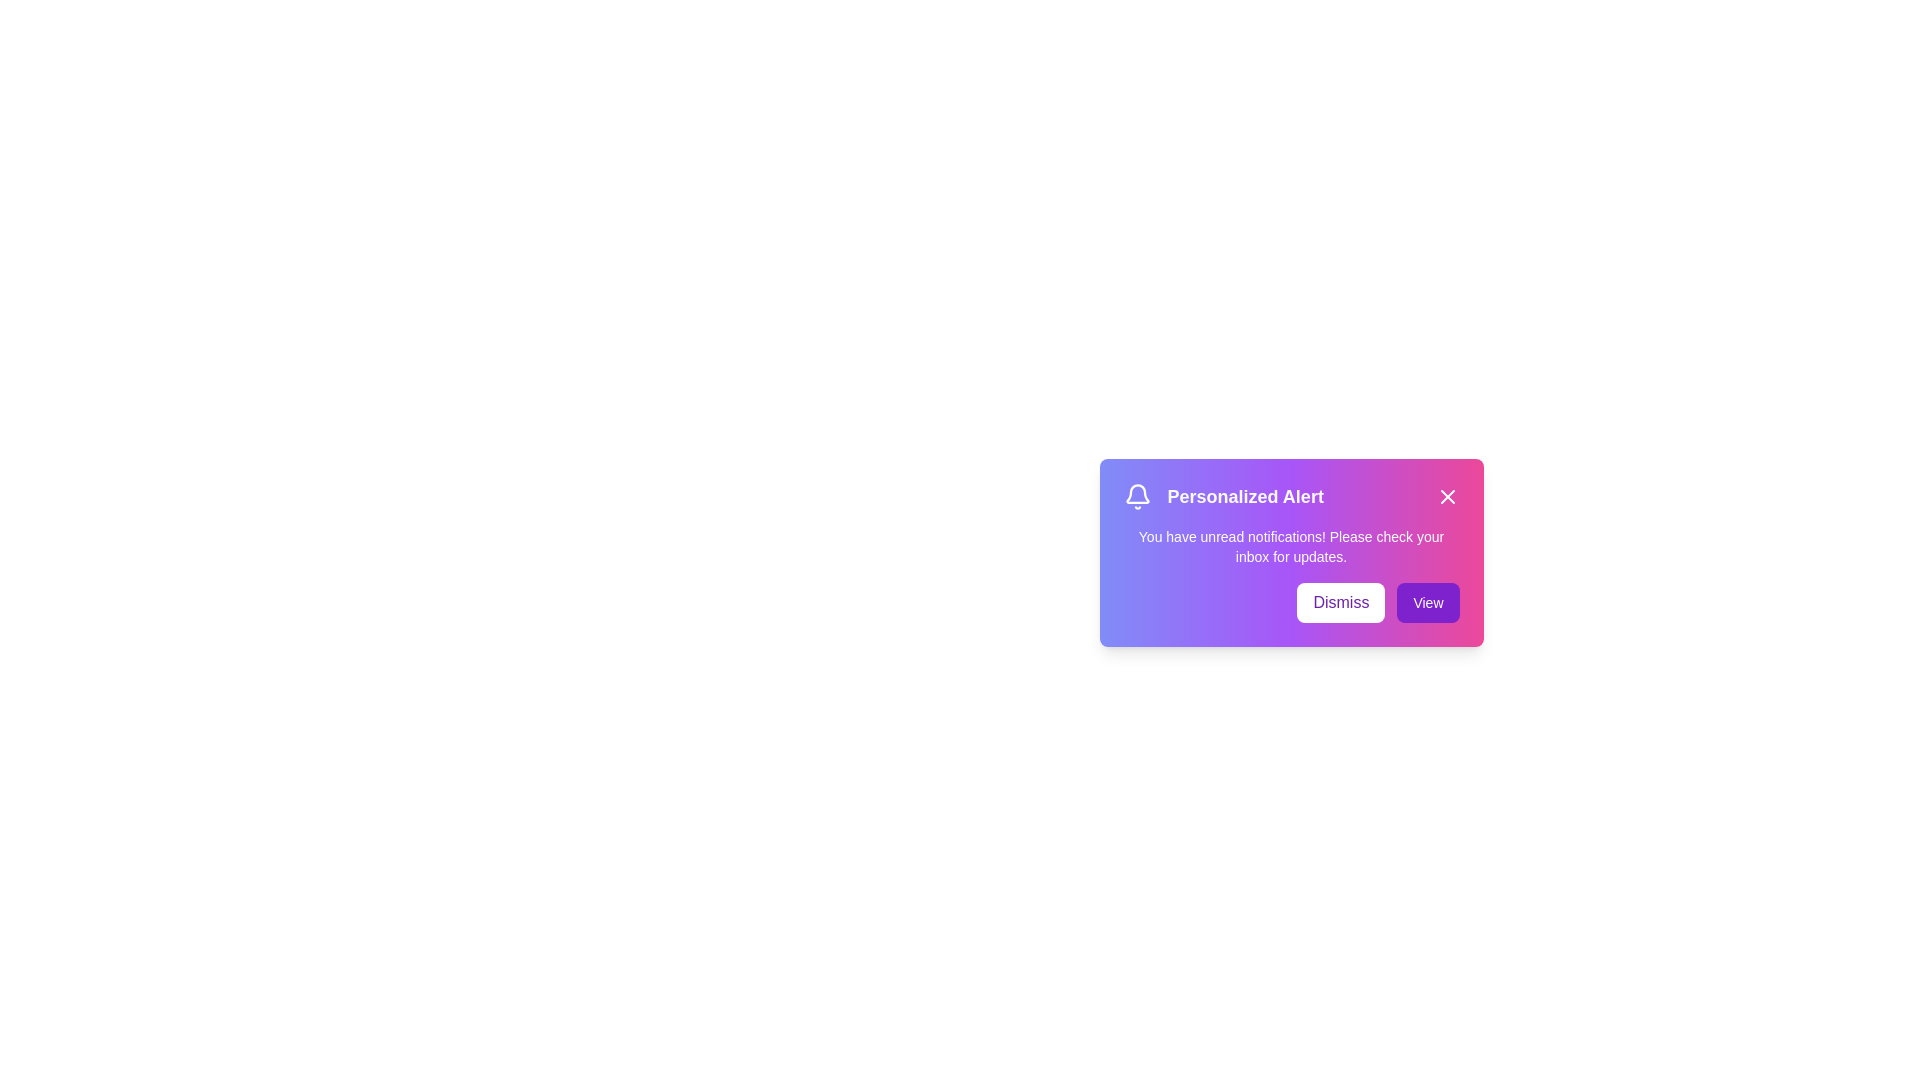 Image resolution: width=1920 pixels, height=1080 pixels. I want to click on the 'View' button to view the notification details, so click(1427, 601).